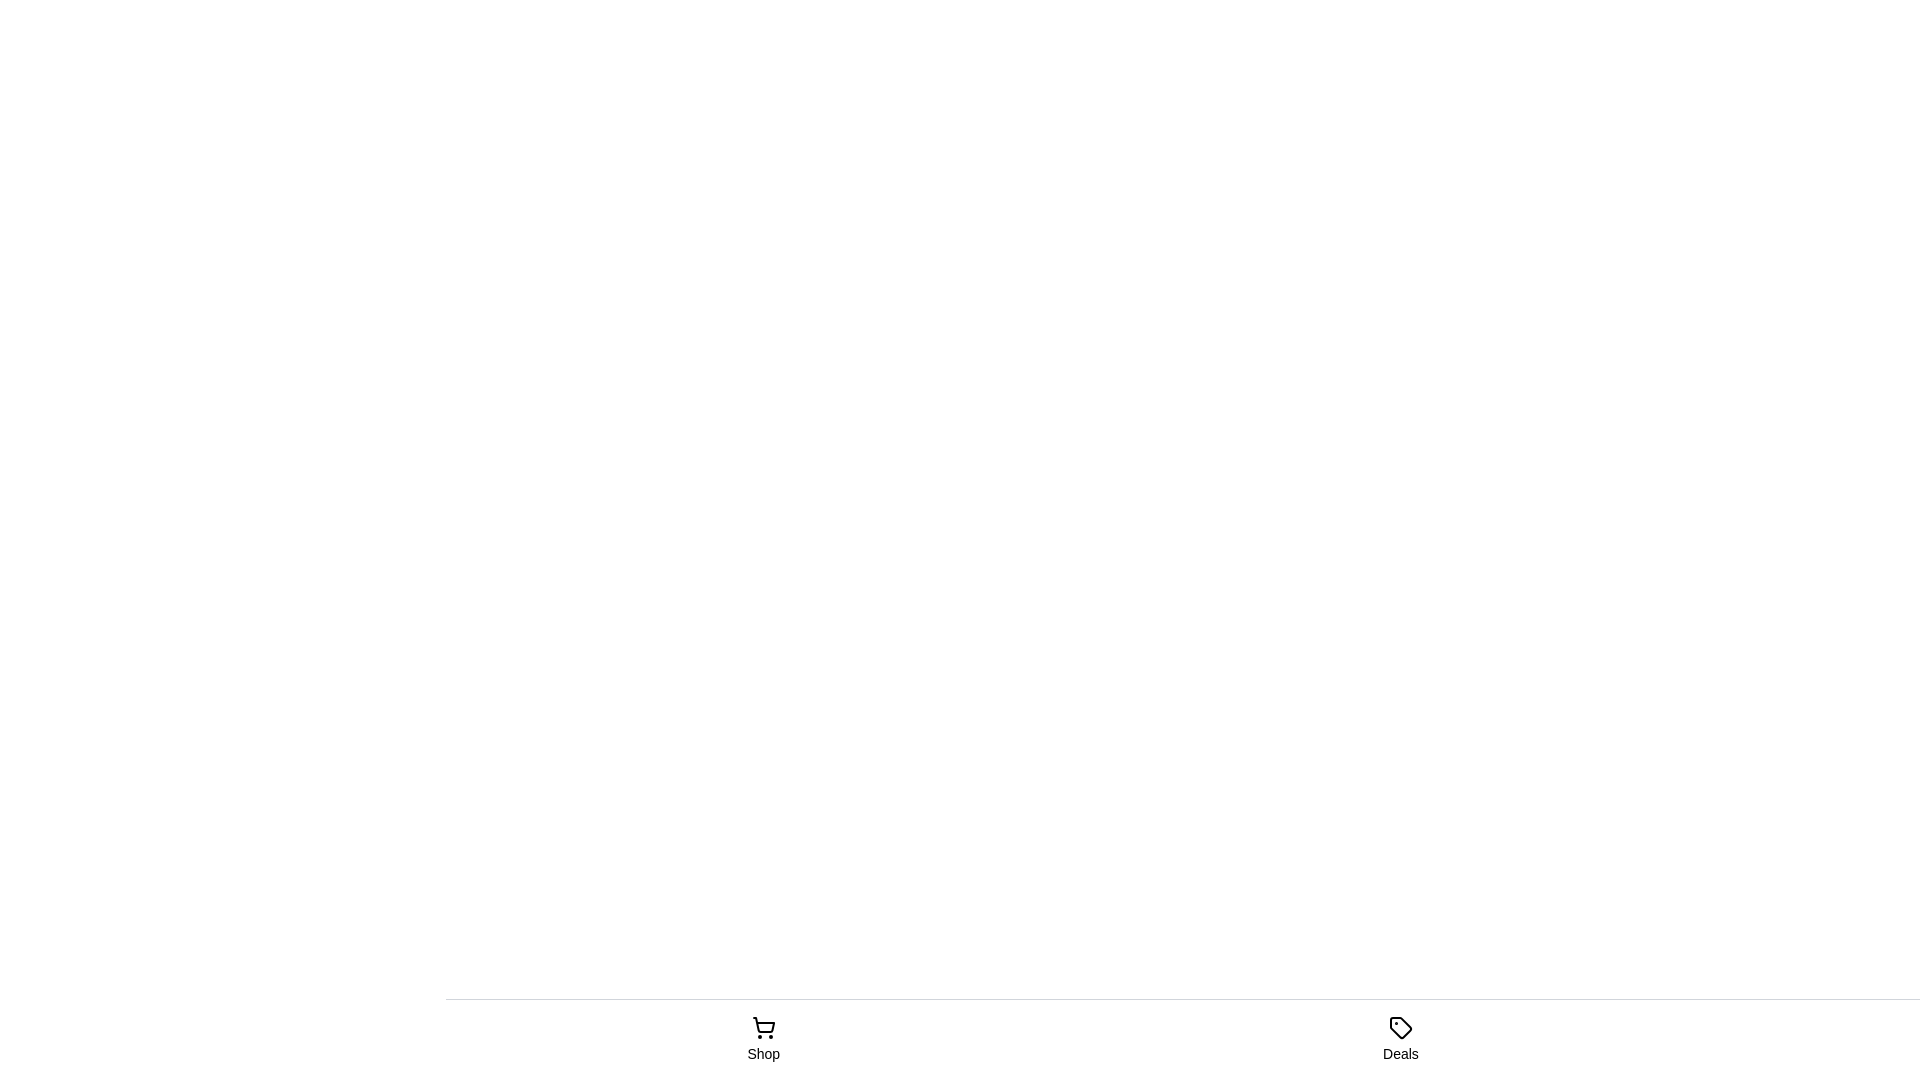  I want to click on the Shop tab to activate it, so click(762, 1039).